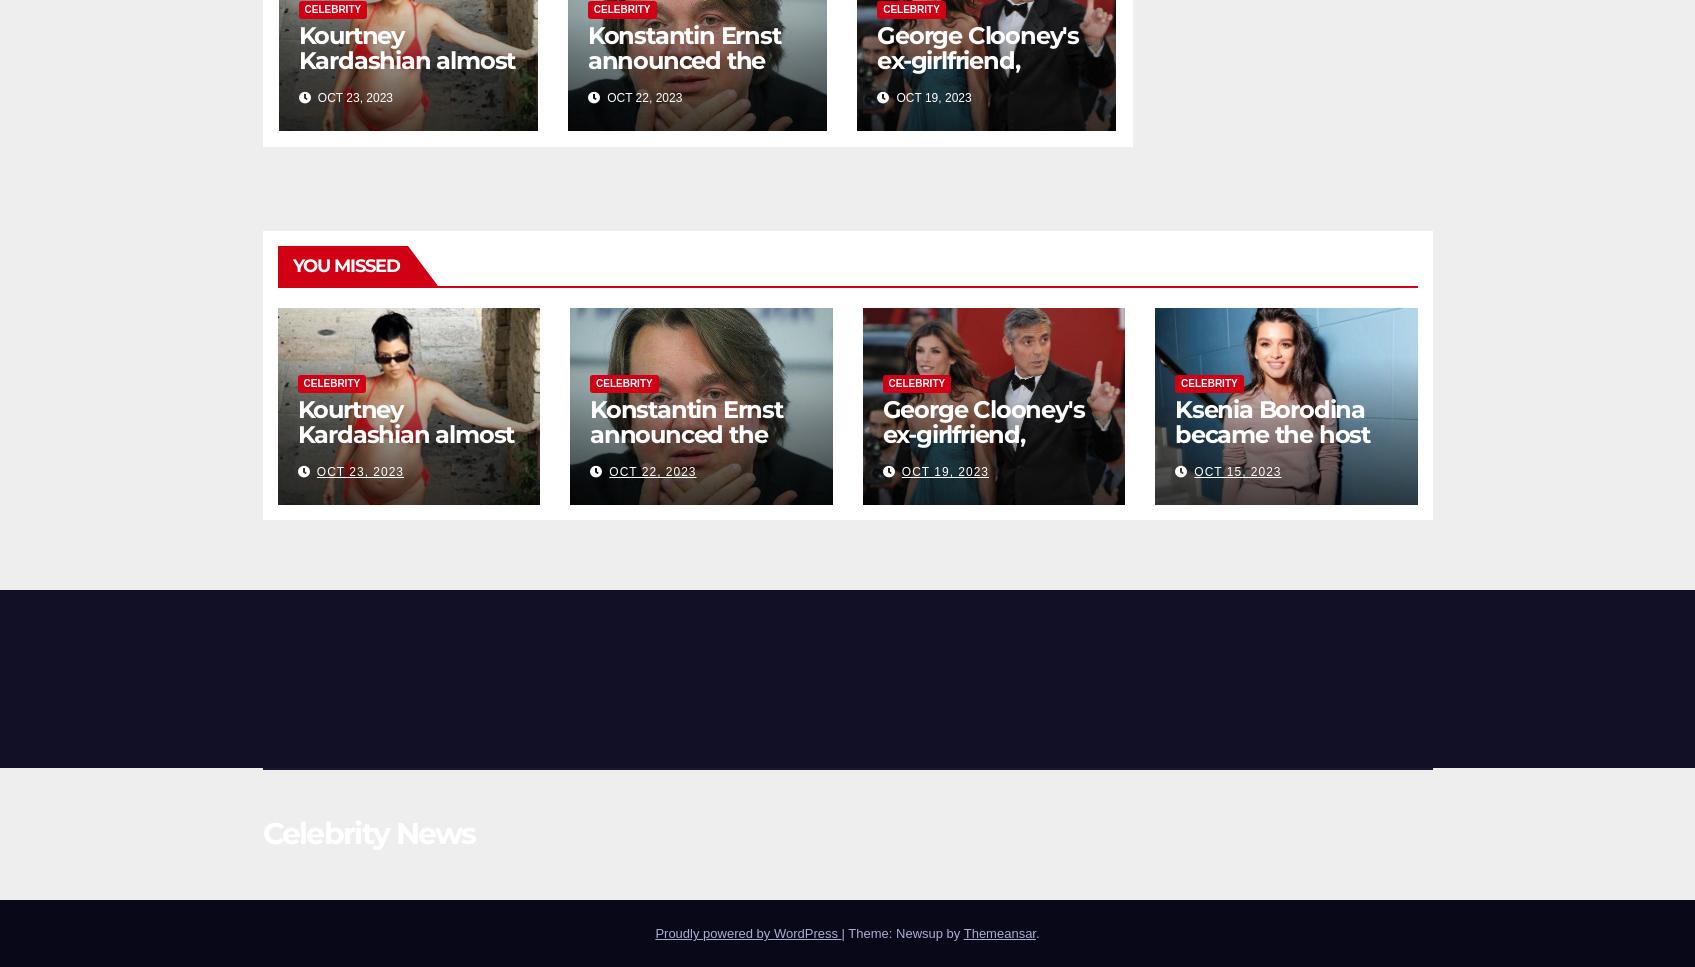  Describe the element at coordinates (747, 932) in the screenshot. I see `'Proudly powered by WordPress'` at that location.